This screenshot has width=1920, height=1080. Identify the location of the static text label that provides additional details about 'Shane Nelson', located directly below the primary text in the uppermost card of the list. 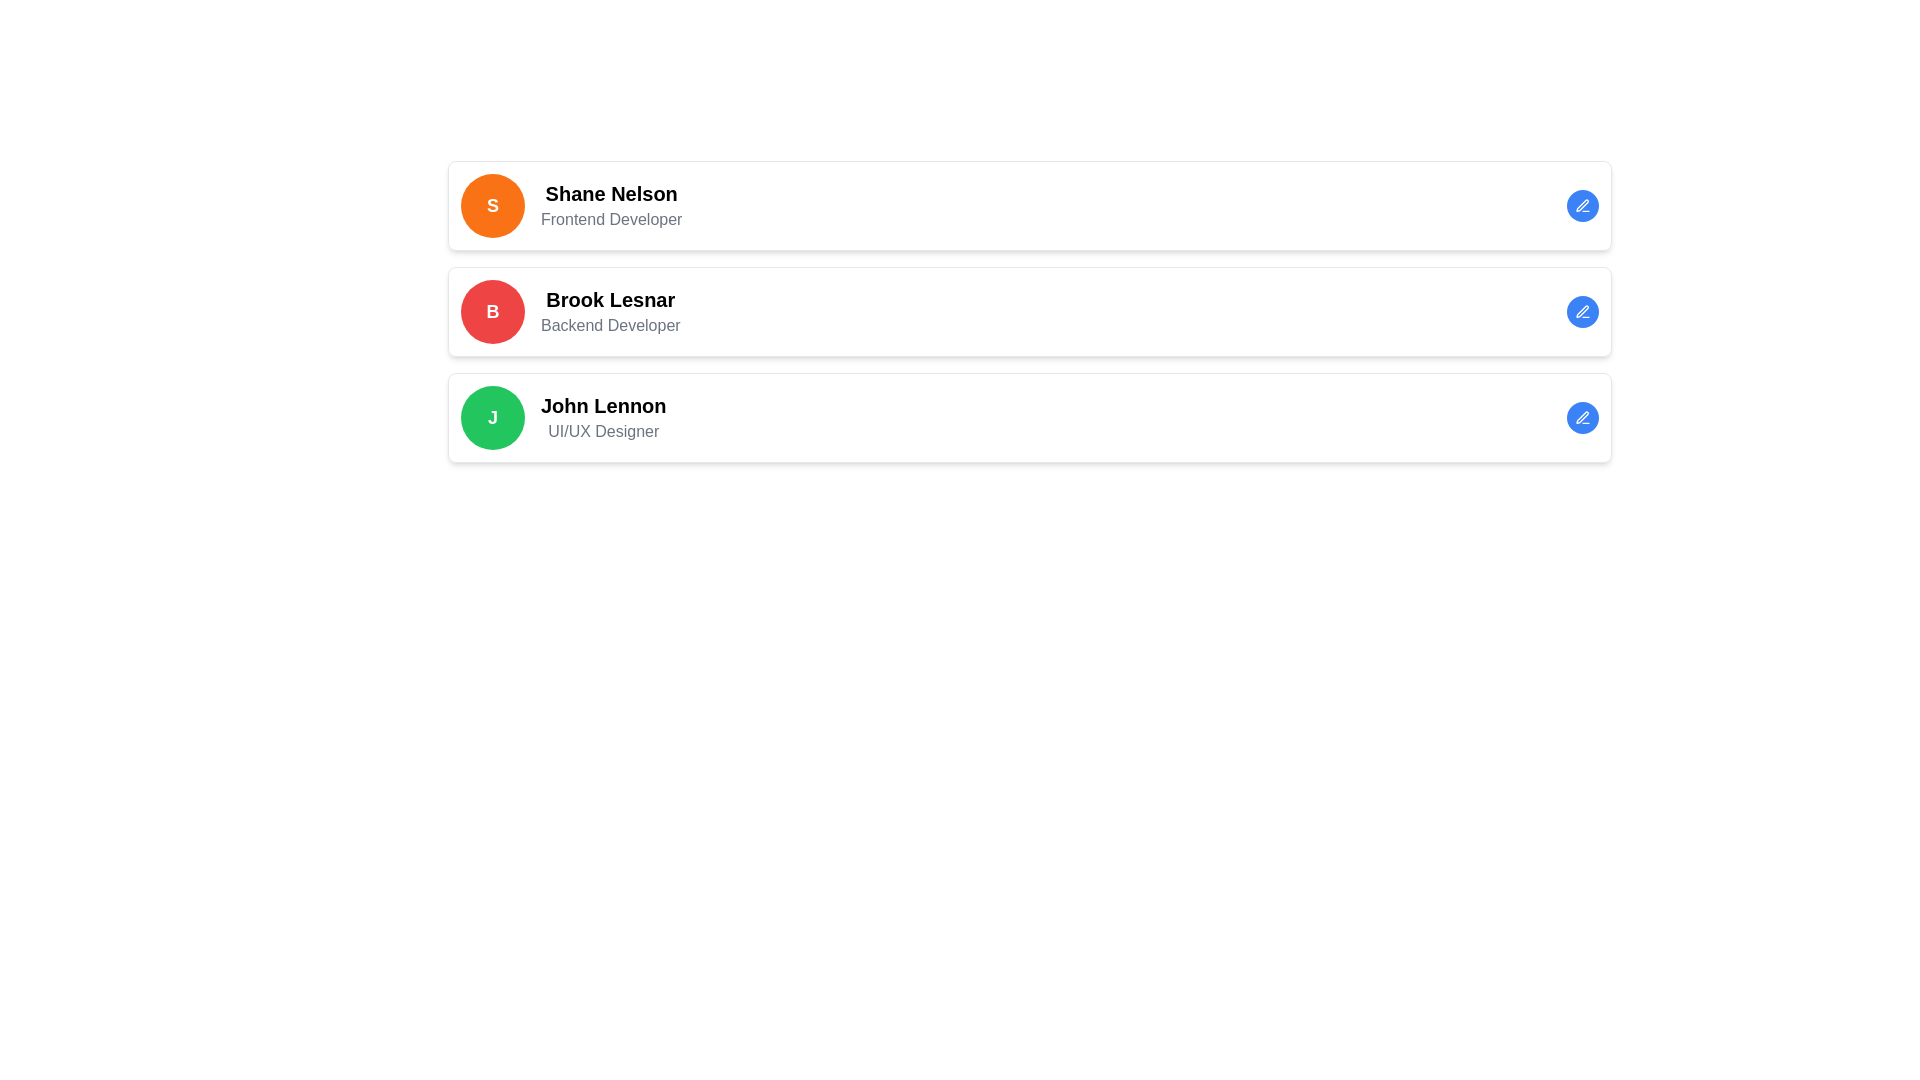
(610, 219).